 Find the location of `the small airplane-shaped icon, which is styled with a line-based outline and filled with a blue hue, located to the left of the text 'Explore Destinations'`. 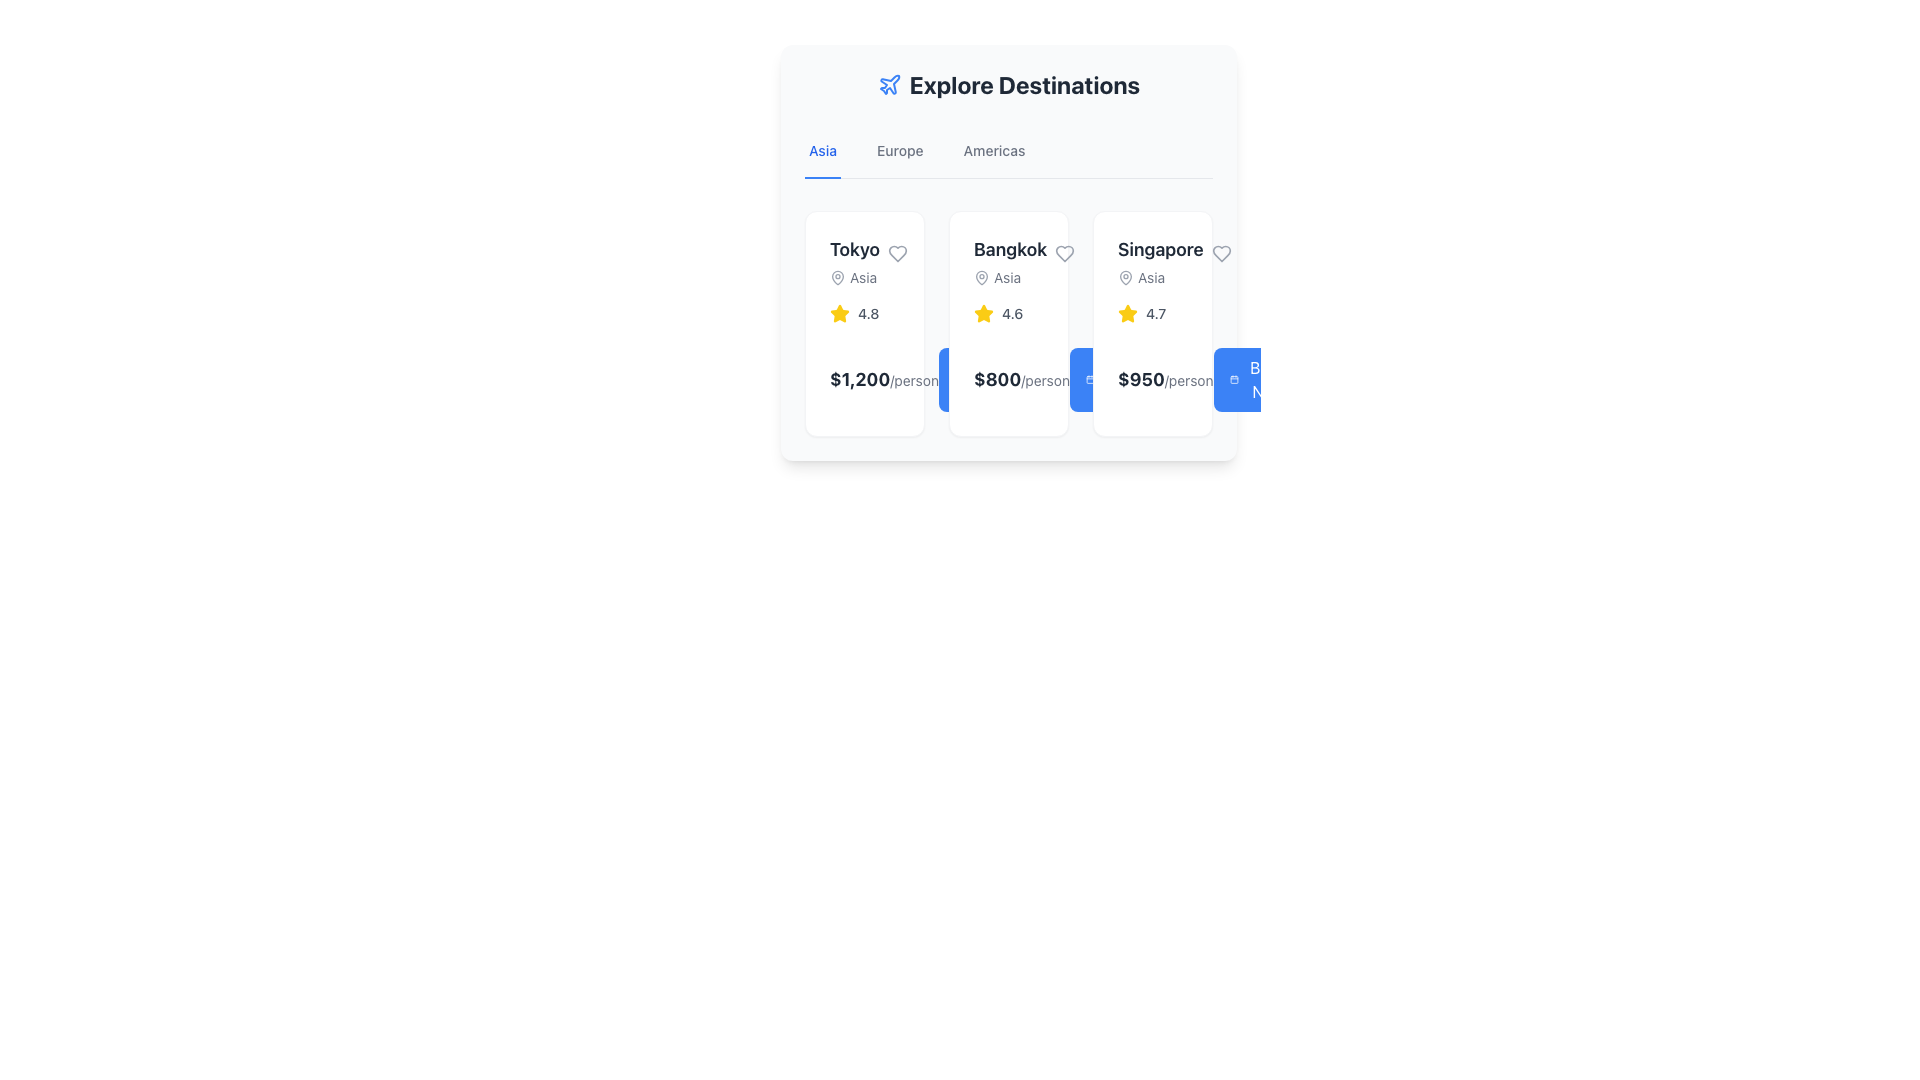

the small airplane-shaped icon, which is styled with a line-based outline and filled with a blue hue, located to the left of the text 'Explore Destinations' is located at coordinates (888, 83).